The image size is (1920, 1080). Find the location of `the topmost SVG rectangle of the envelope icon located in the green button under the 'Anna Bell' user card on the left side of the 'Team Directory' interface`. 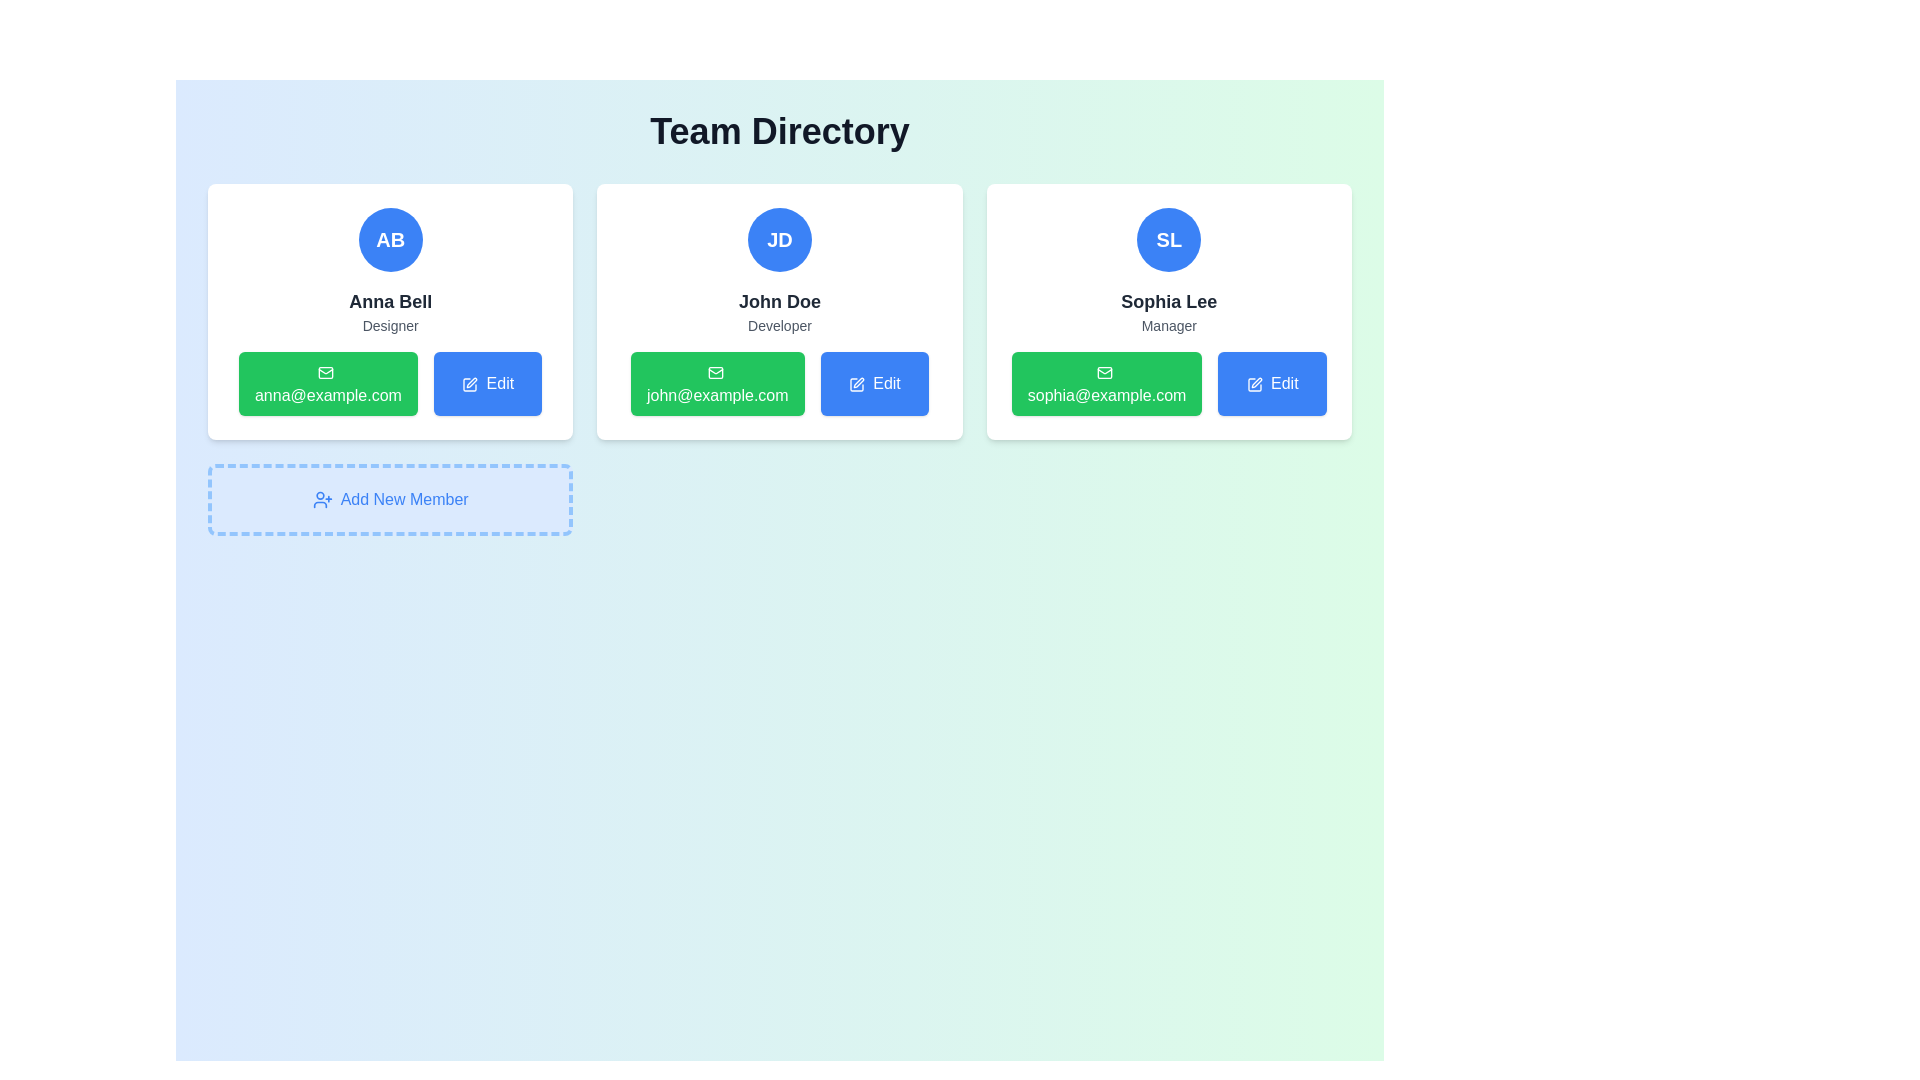

the topmost SVG rectangle of the envelope icon located in the green button under the 'Anna Bell' user card on the left side of the 'Team Directory' interface is located at coordinates (326, 372).